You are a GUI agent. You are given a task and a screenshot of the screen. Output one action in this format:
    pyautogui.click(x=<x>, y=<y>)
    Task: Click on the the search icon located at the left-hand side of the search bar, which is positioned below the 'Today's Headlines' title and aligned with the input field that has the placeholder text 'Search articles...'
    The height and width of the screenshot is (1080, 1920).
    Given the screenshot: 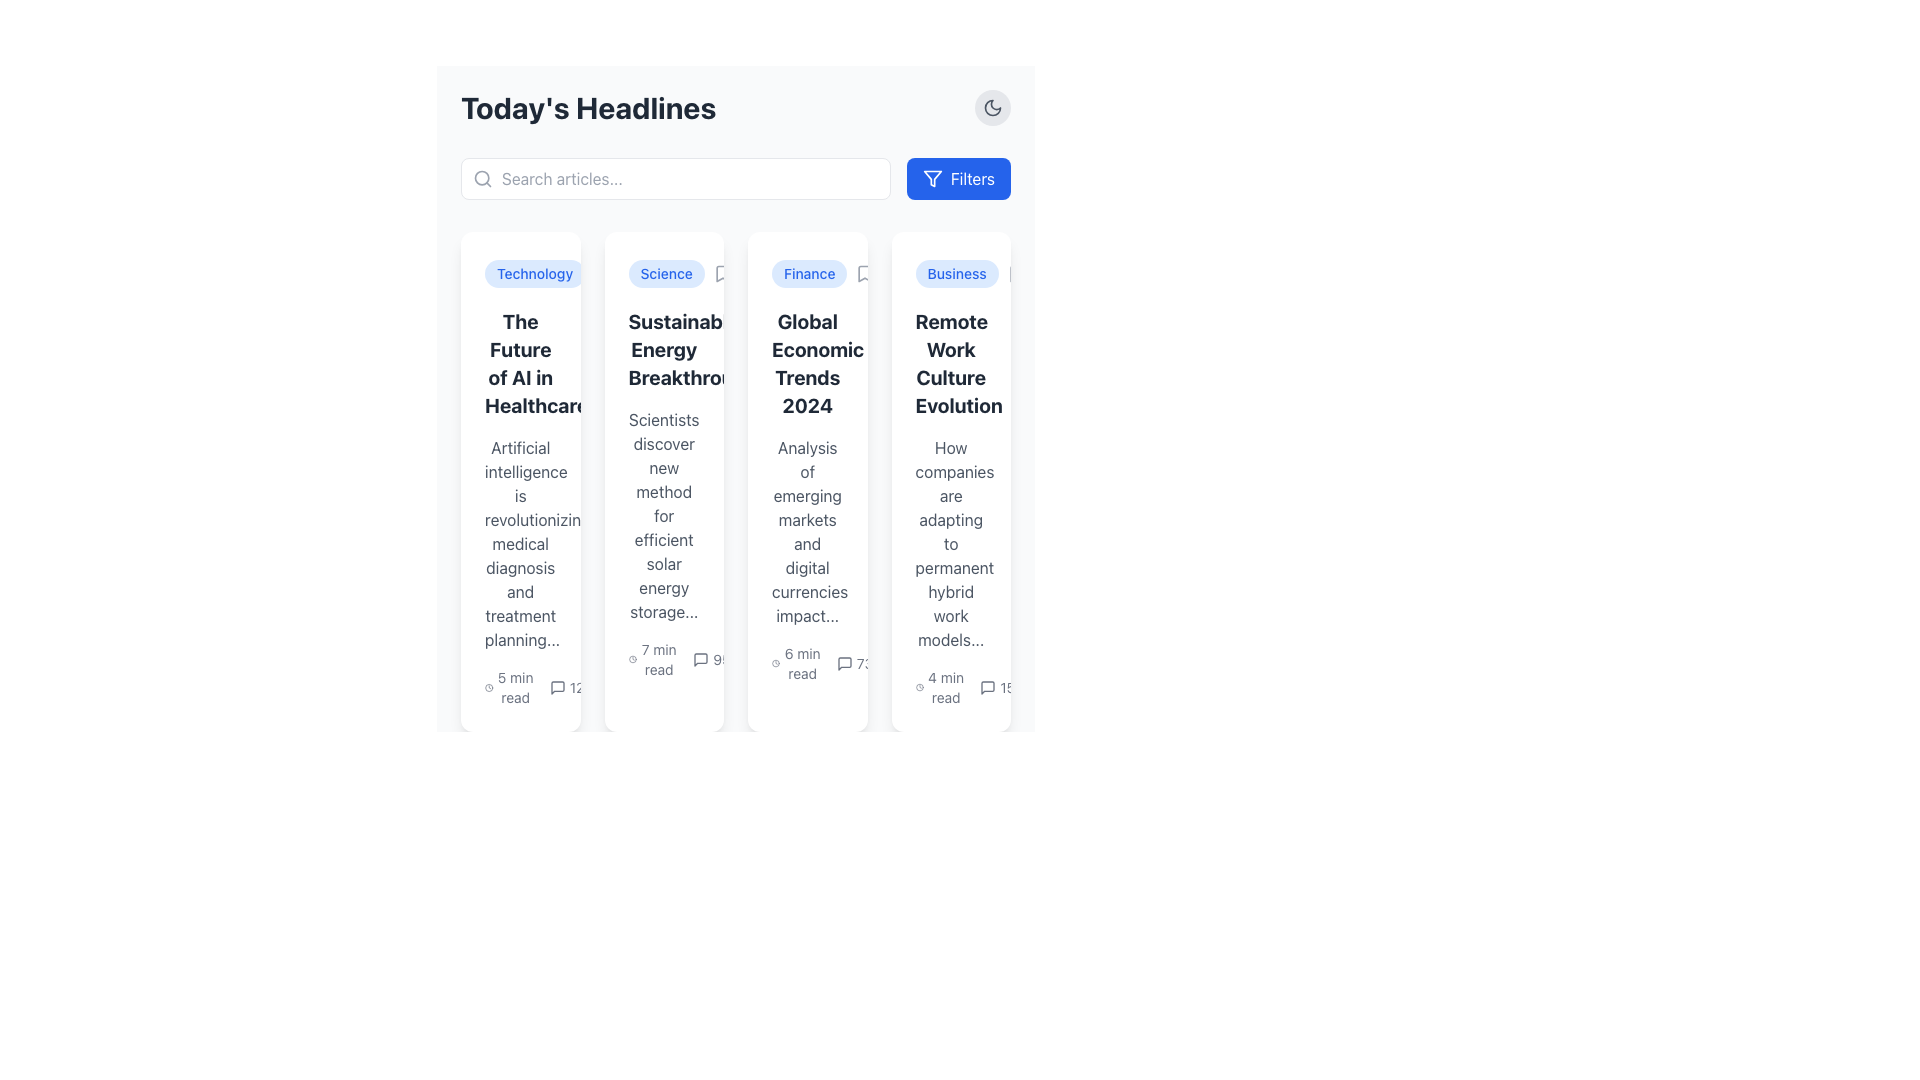 What is the action you would take?
    pyautogui.click(x=483, y=177)
    